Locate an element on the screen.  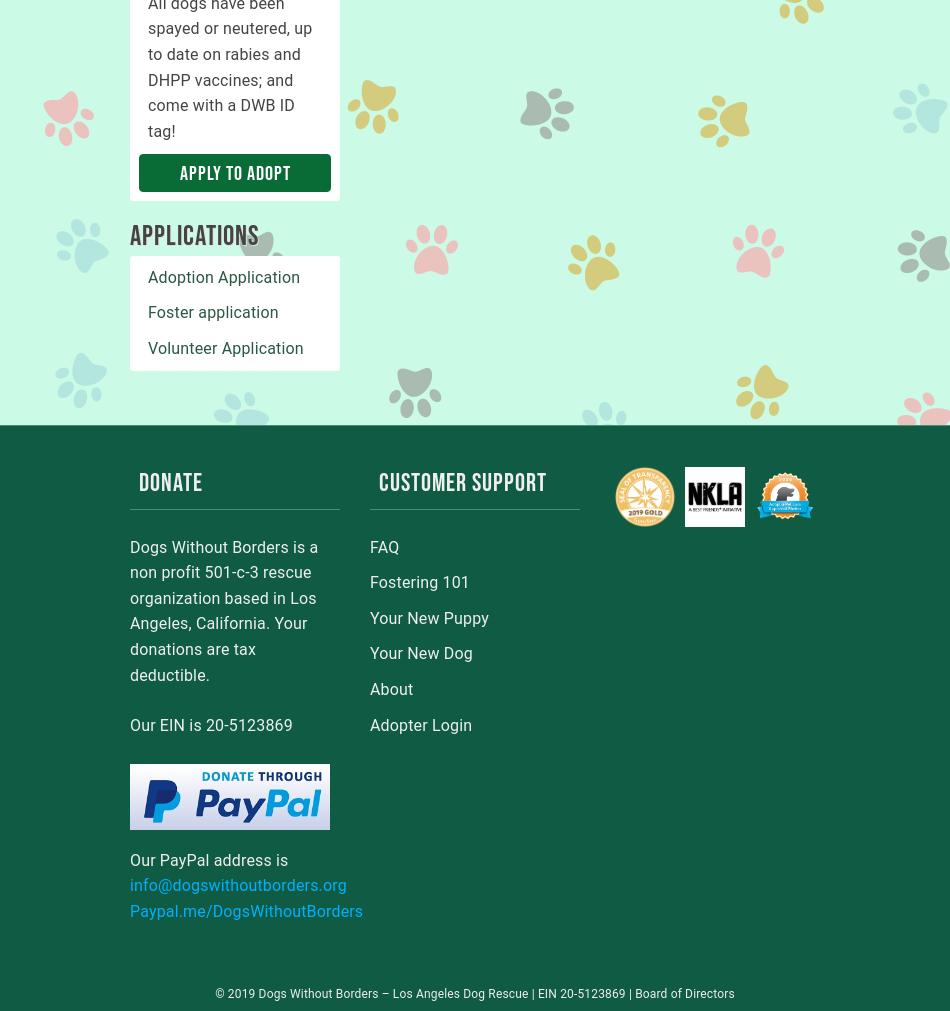
'Applications' is located at coordinates (194, 236).